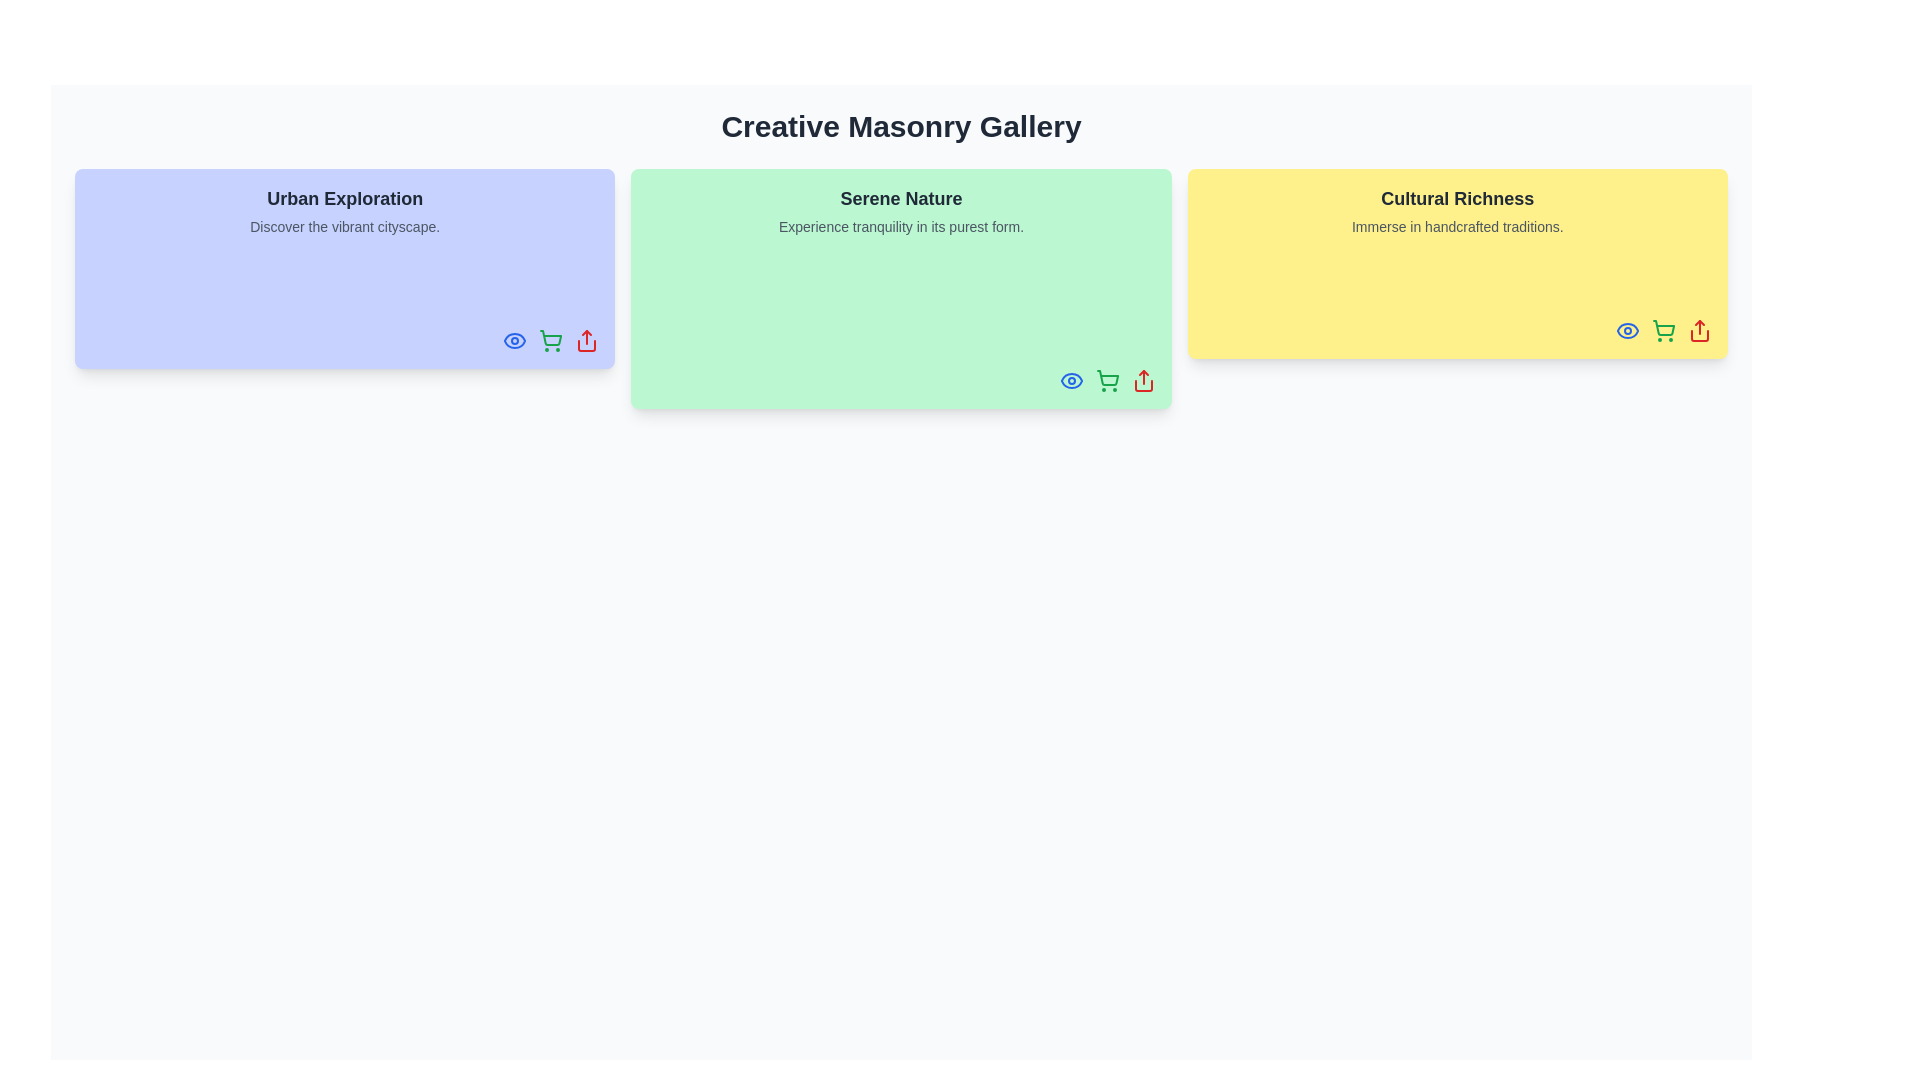 This screenshot has height=1080, width=1920. Describe the element at coordinates (551, 337) in the screenshot. I see `the green shopping cart icon located in the lower-right corner of the blue card labeled 'Urban Exploration'` at that location.